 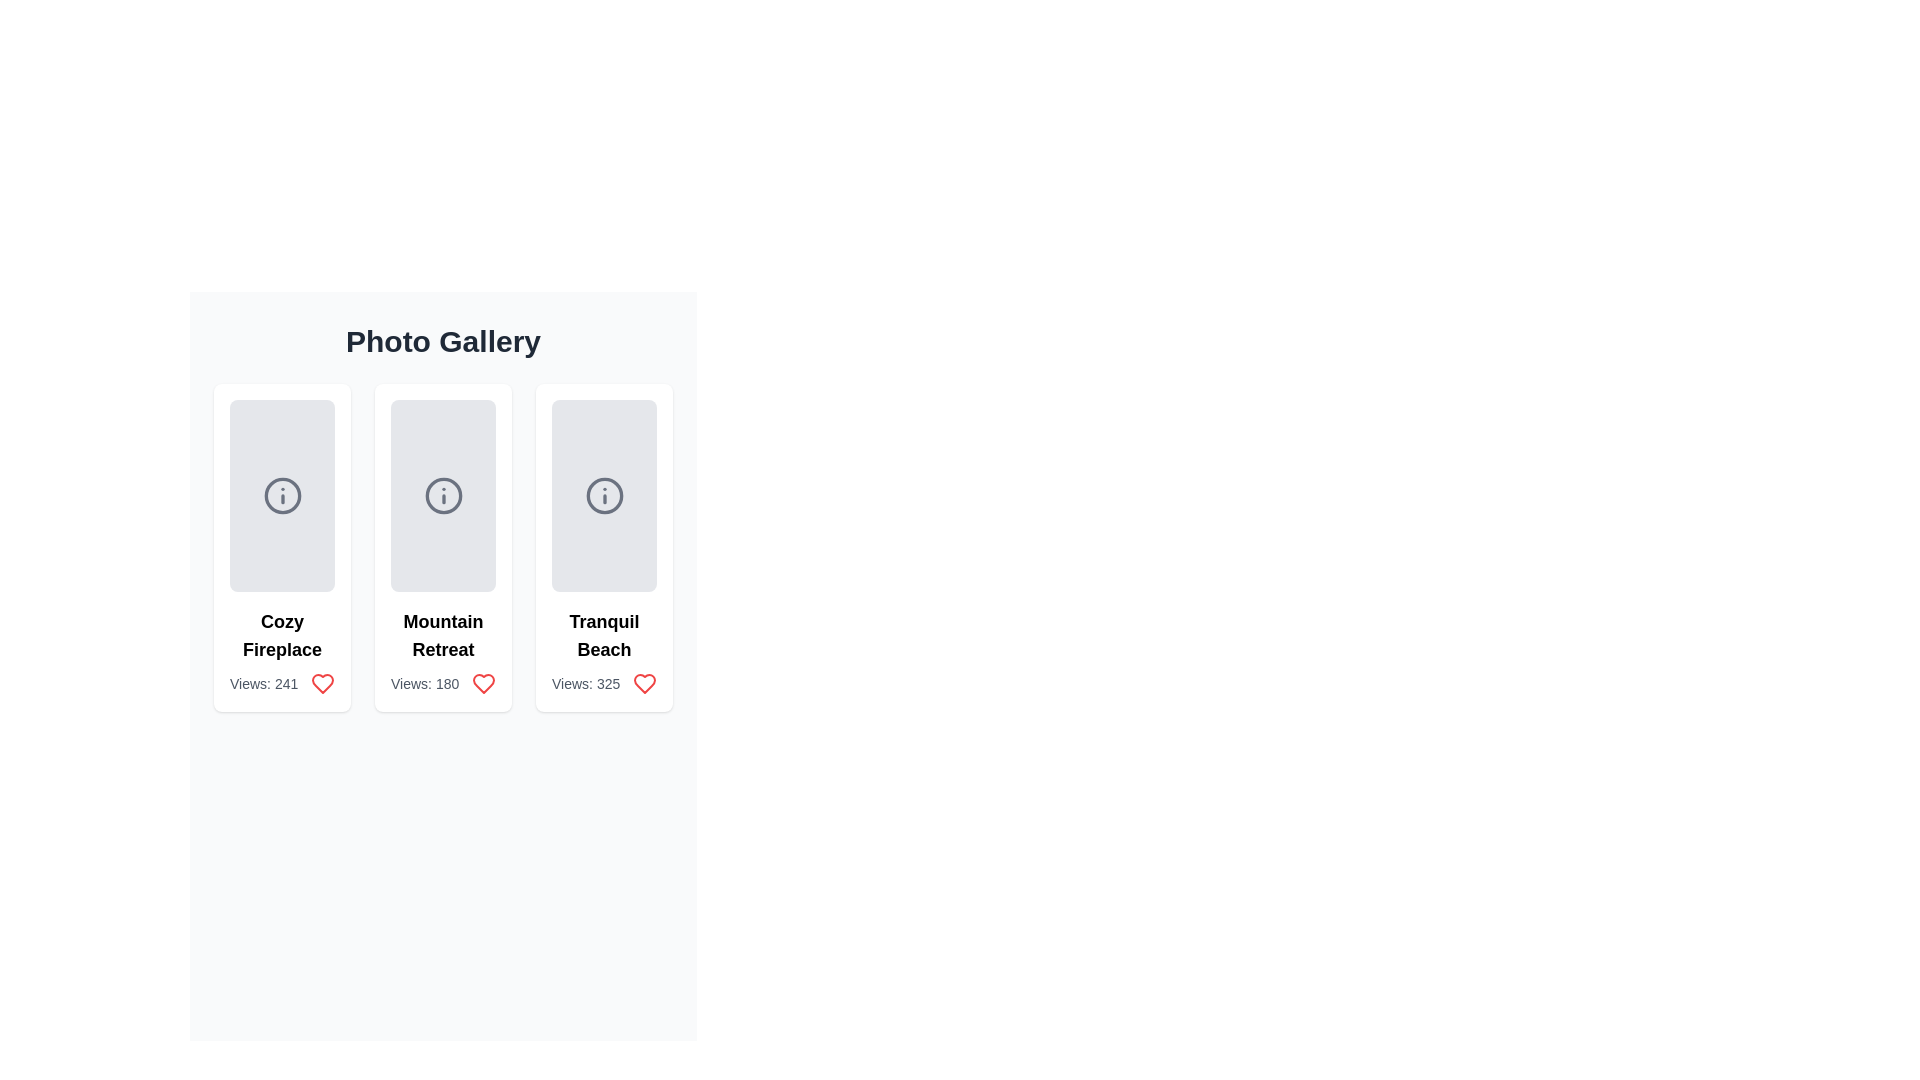 What do you see at coordinates (644, 682) in the screenshot?
I see `the heart-shaped button styled in red, located` at bounding box center [644, 682].